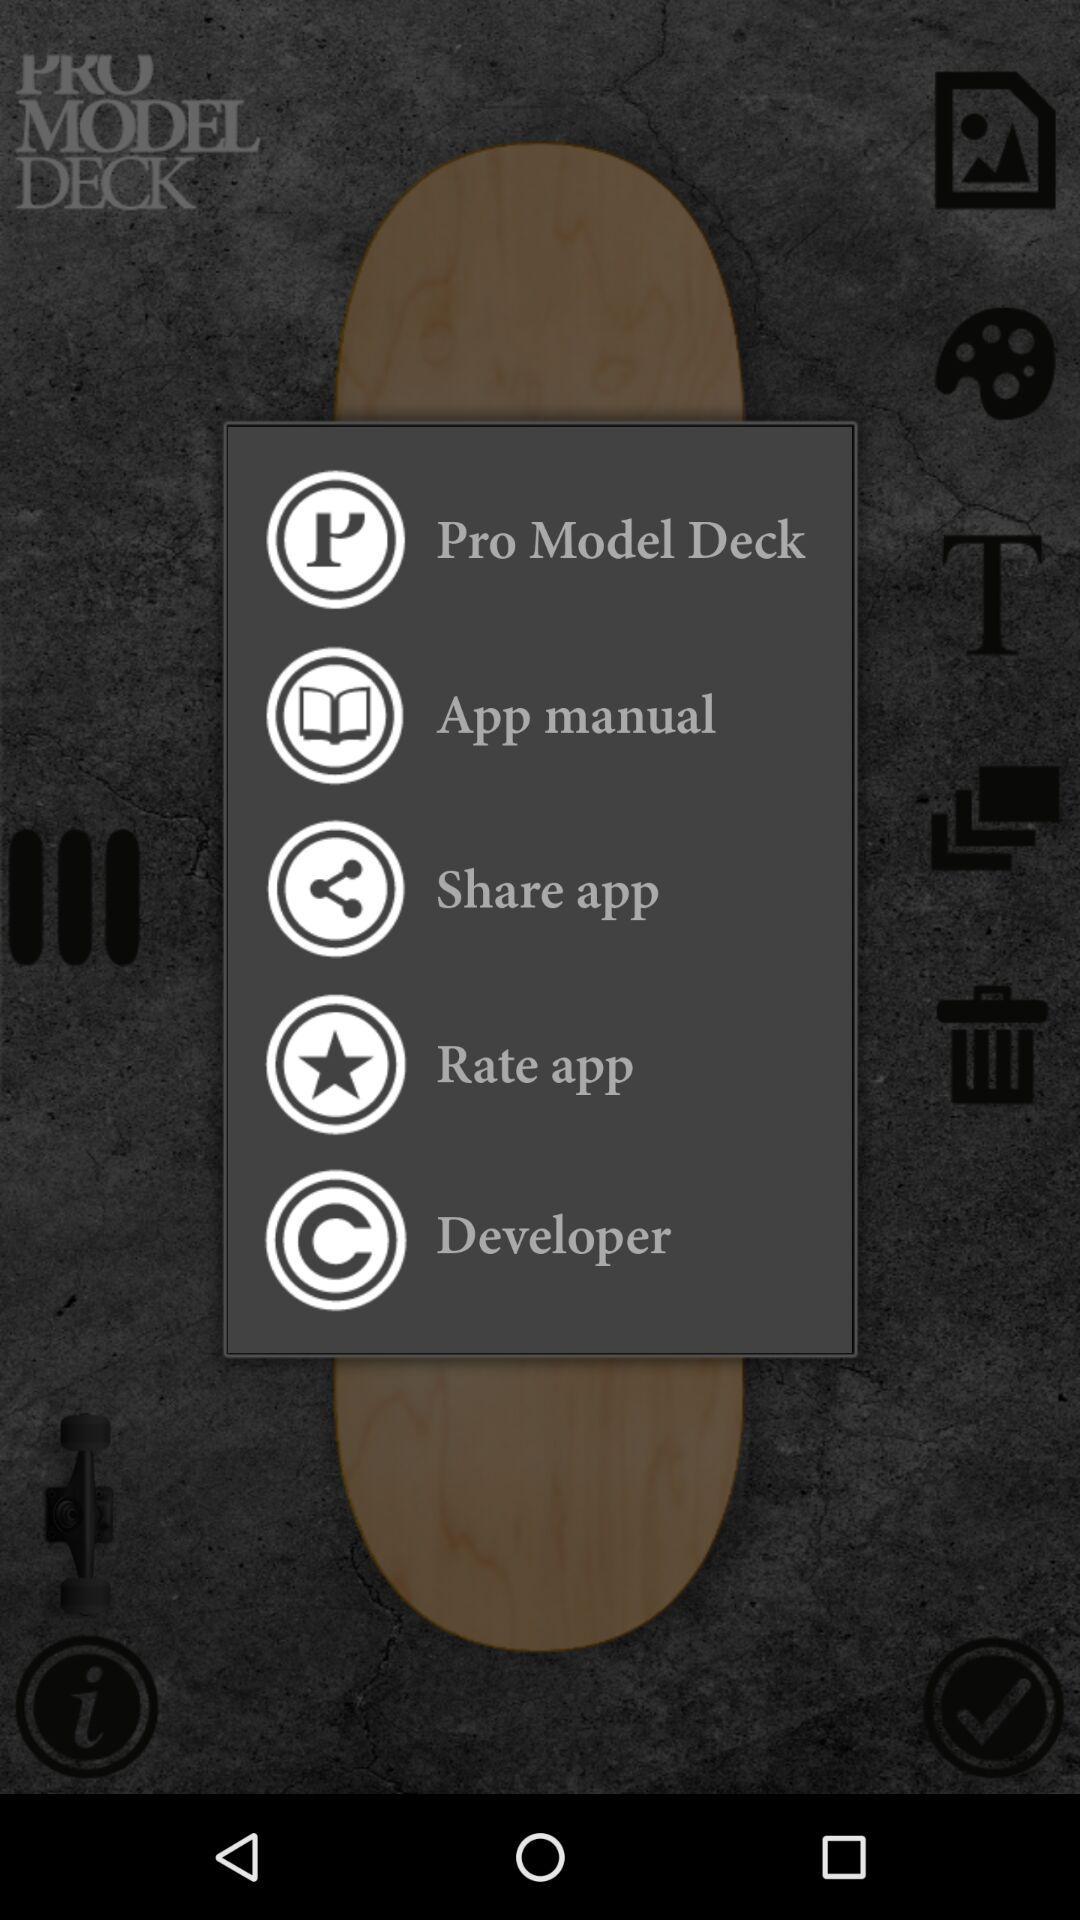  What do you see at coordinates (333, 888) in the screenshot?
I see `app to the left of the share app` at bounding box center [333, 888].